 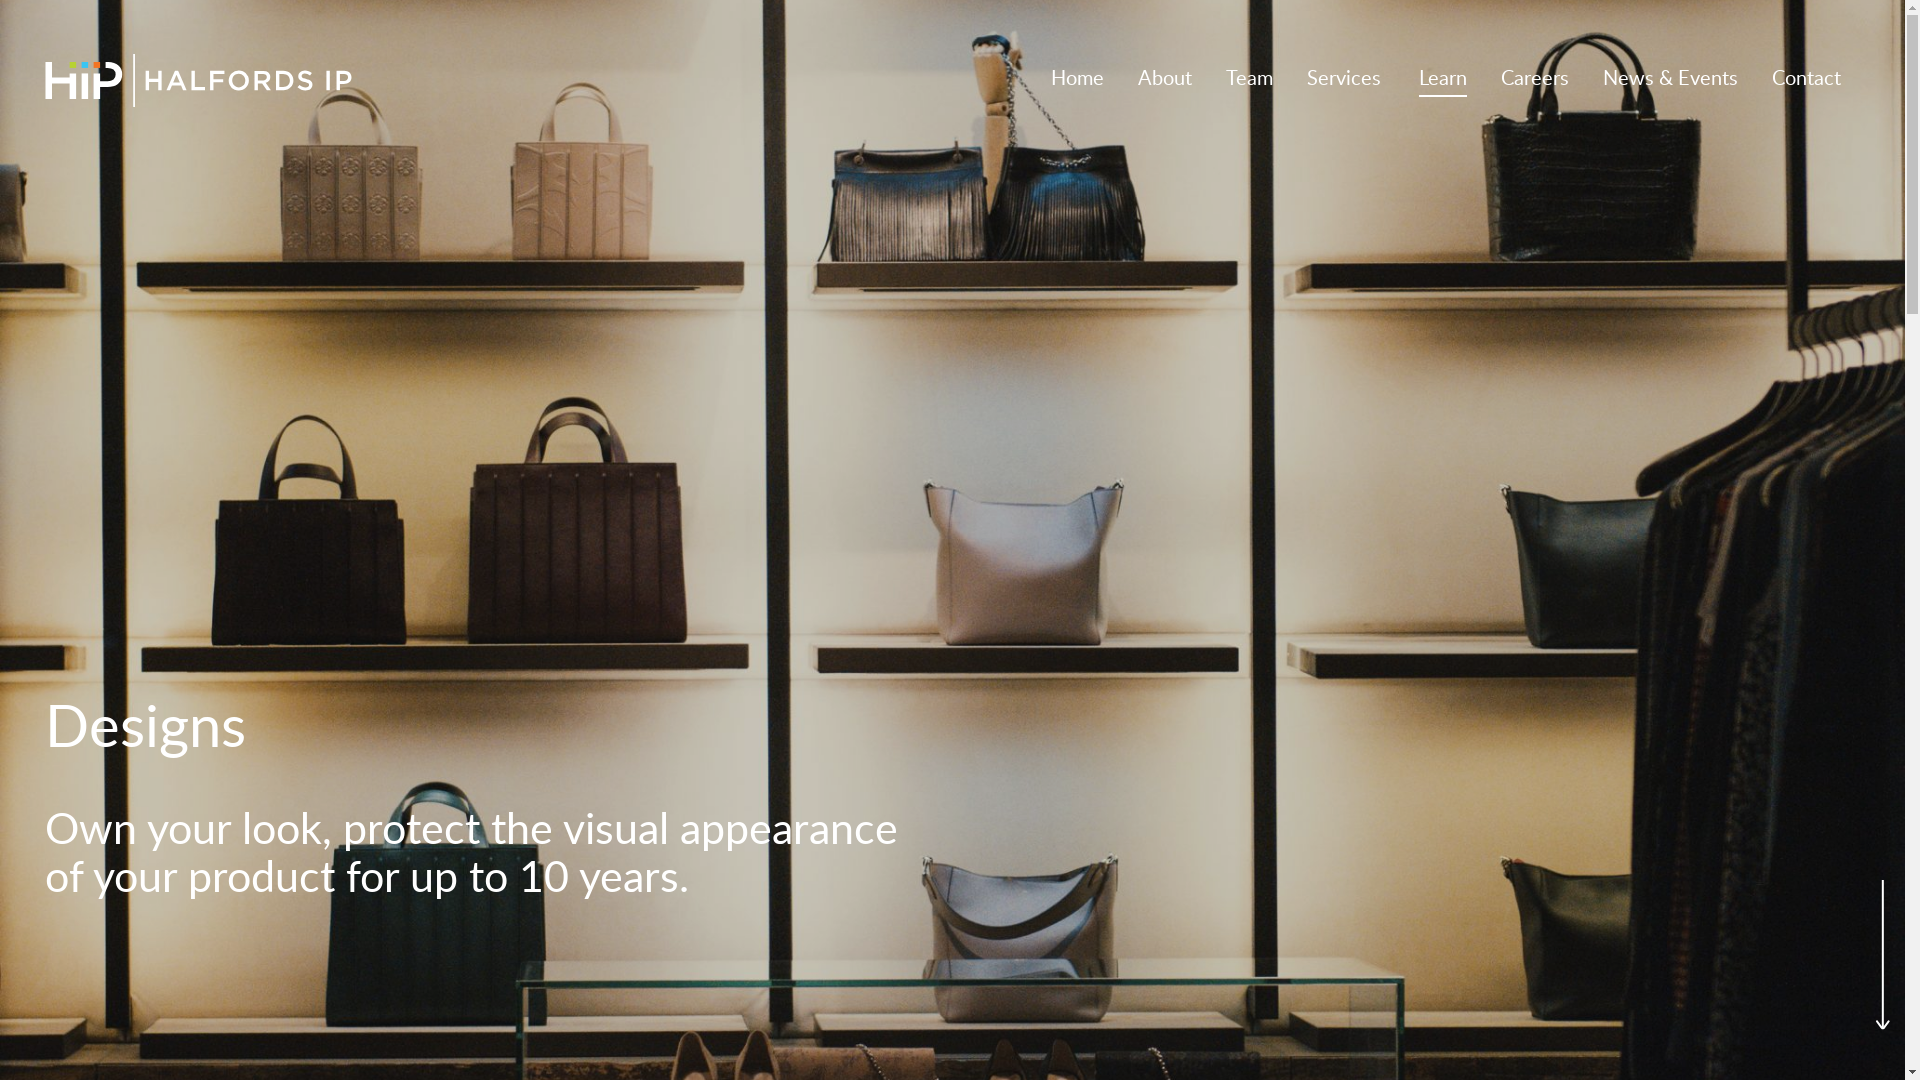 I want to click on 'About', so click(x=1165, y=79).